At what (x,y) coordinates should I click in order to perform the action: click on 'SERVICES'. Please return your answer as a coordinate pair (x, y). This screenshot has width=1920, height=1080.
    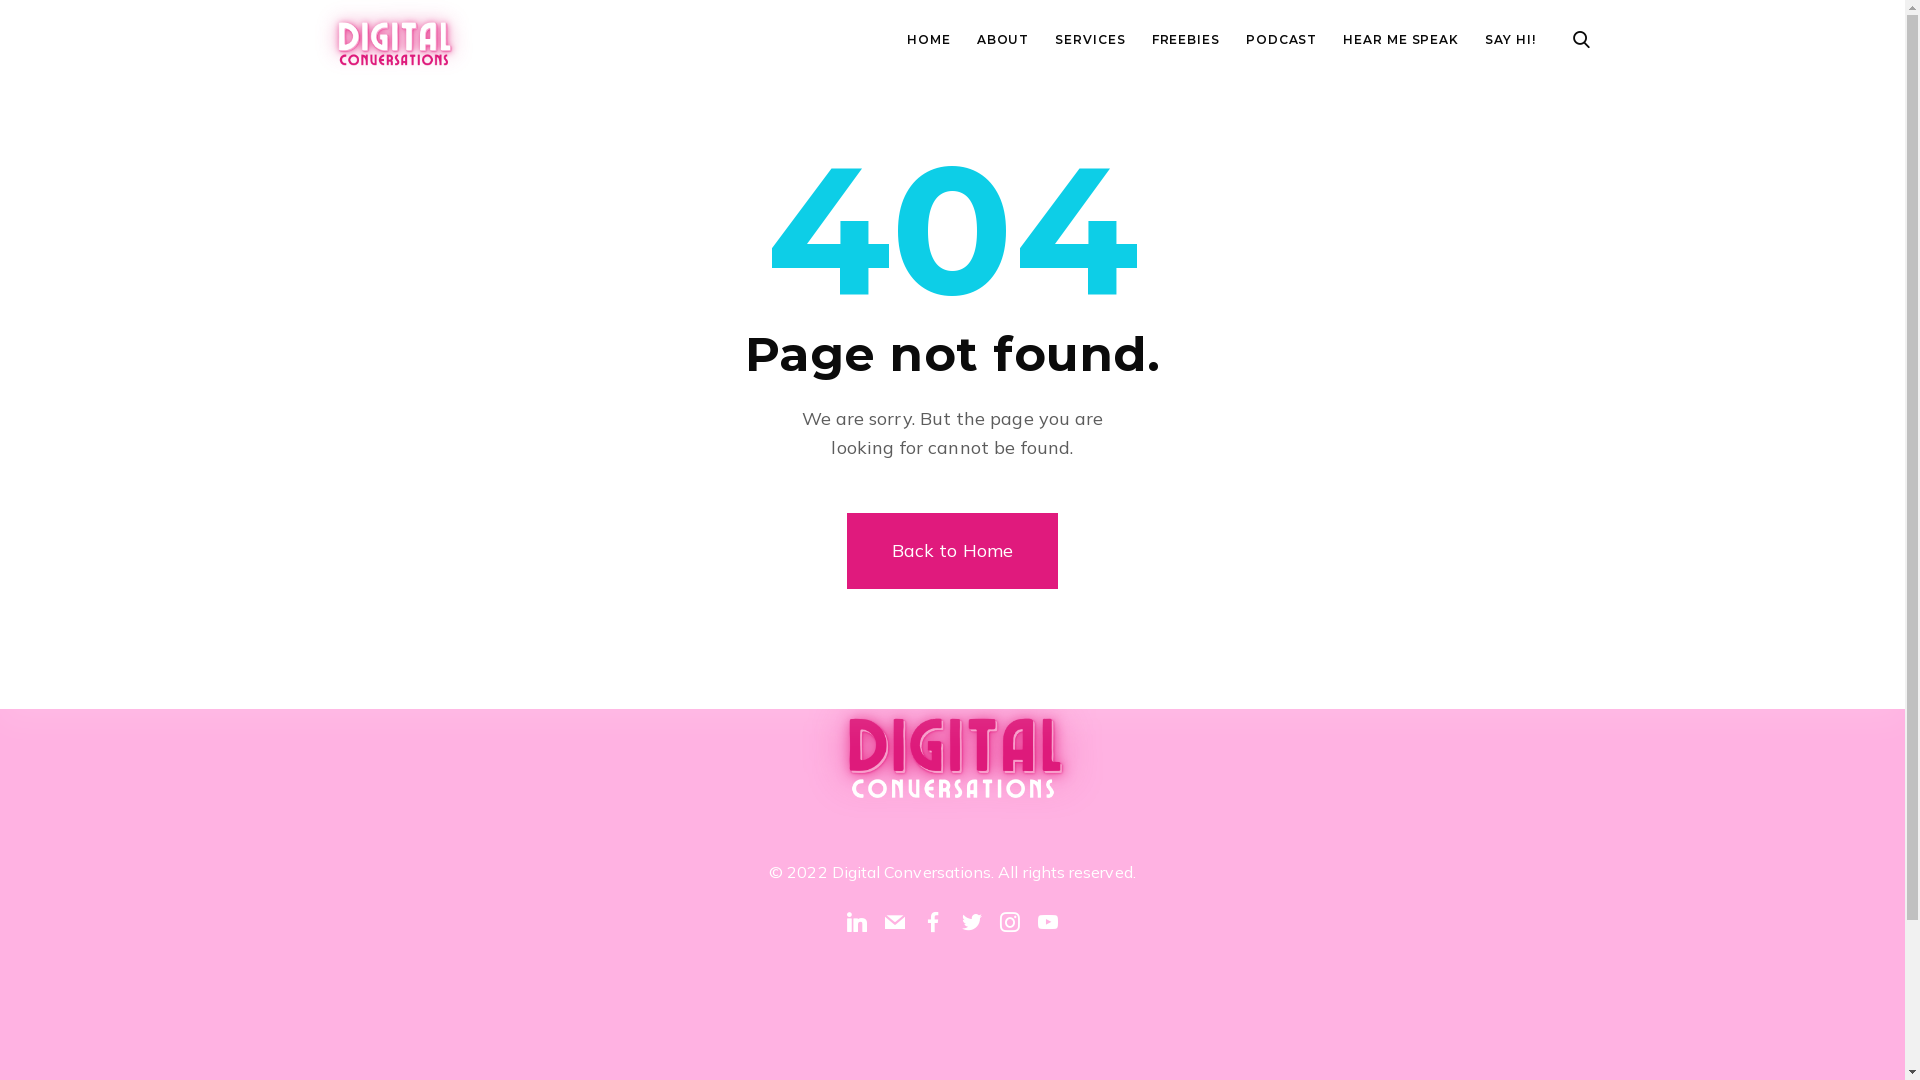
    Looking at the image, I should click on (1088, 39).